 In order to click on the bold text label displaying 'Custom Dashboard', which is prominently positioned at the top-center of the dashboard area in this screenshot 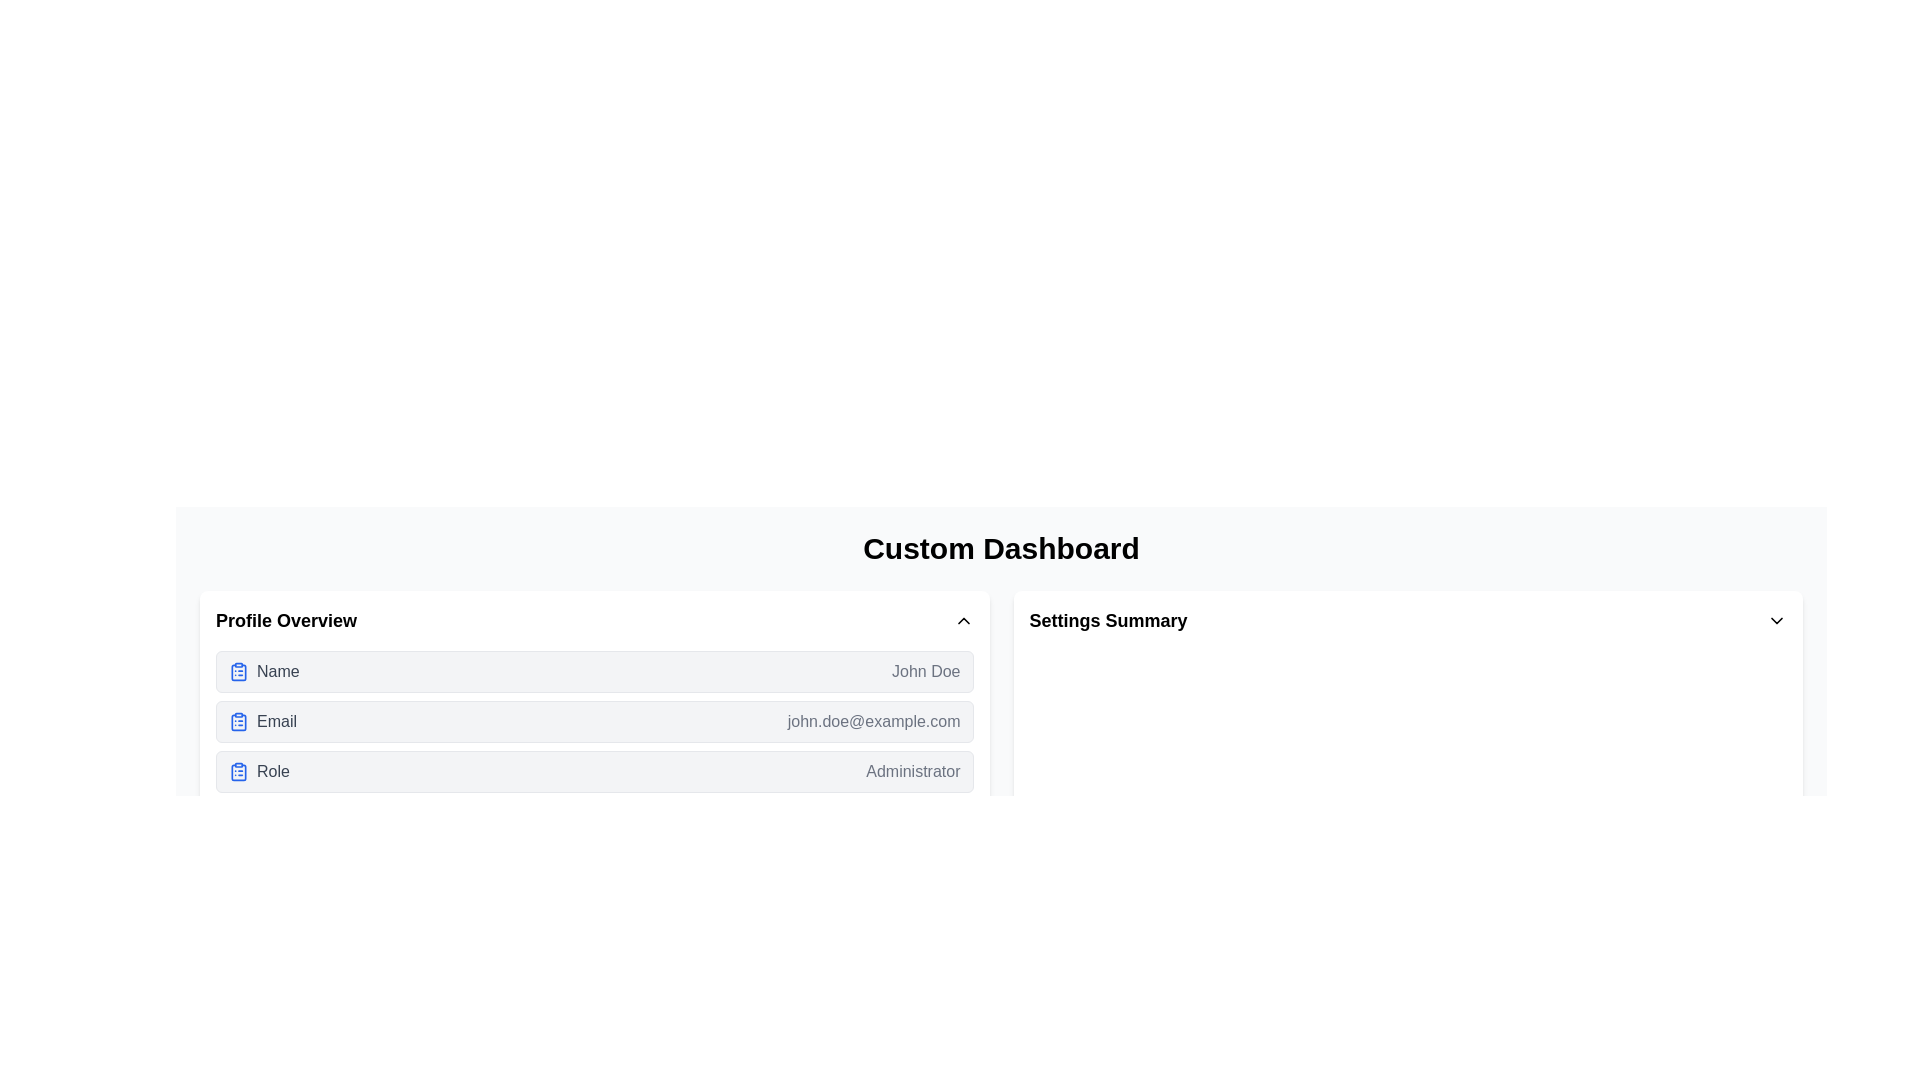, I will do `click(1001, 548)`.